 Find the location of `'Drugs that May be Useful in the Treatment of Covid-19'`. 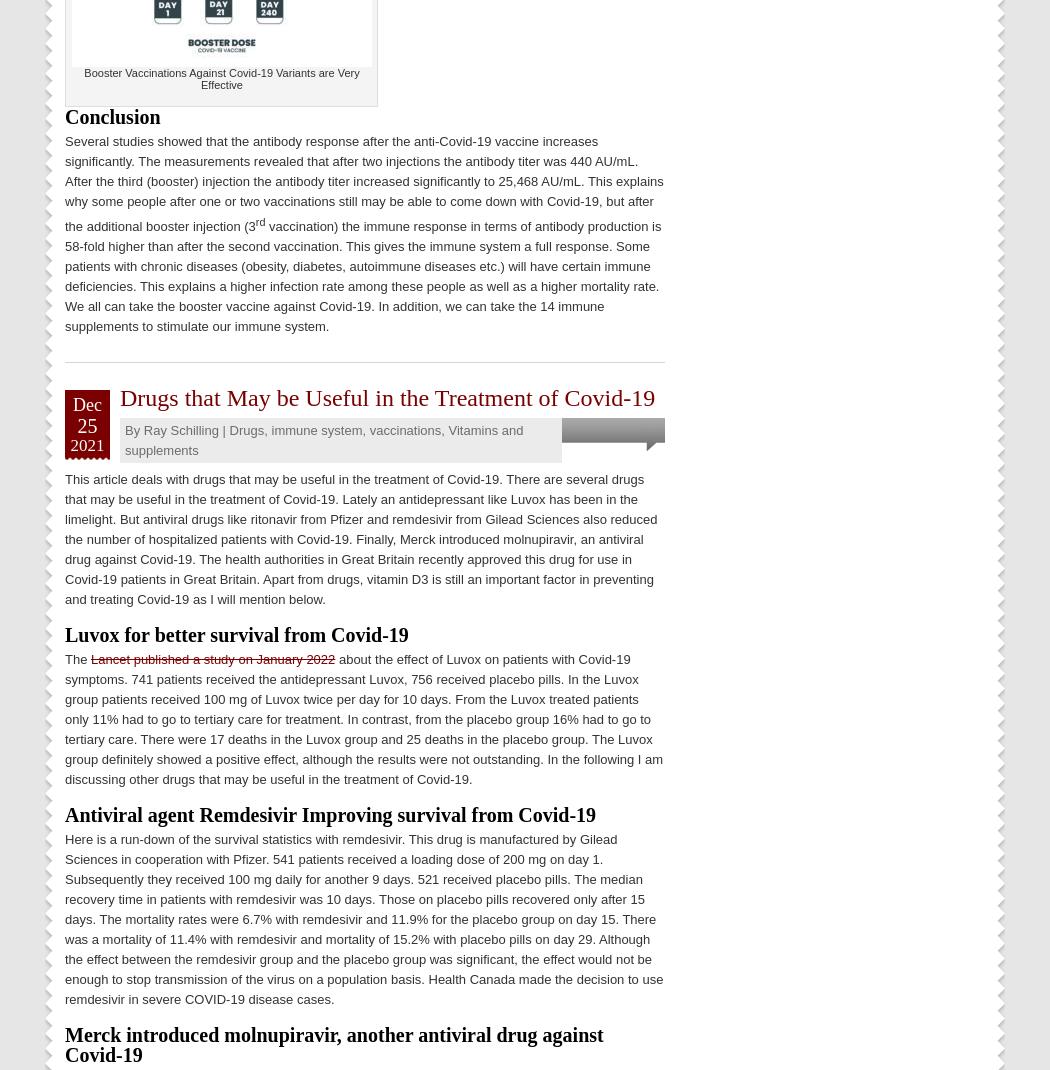

'Drugs that May be Useful in the Treatment of Covid-19' is located at coordinates (387, 395).